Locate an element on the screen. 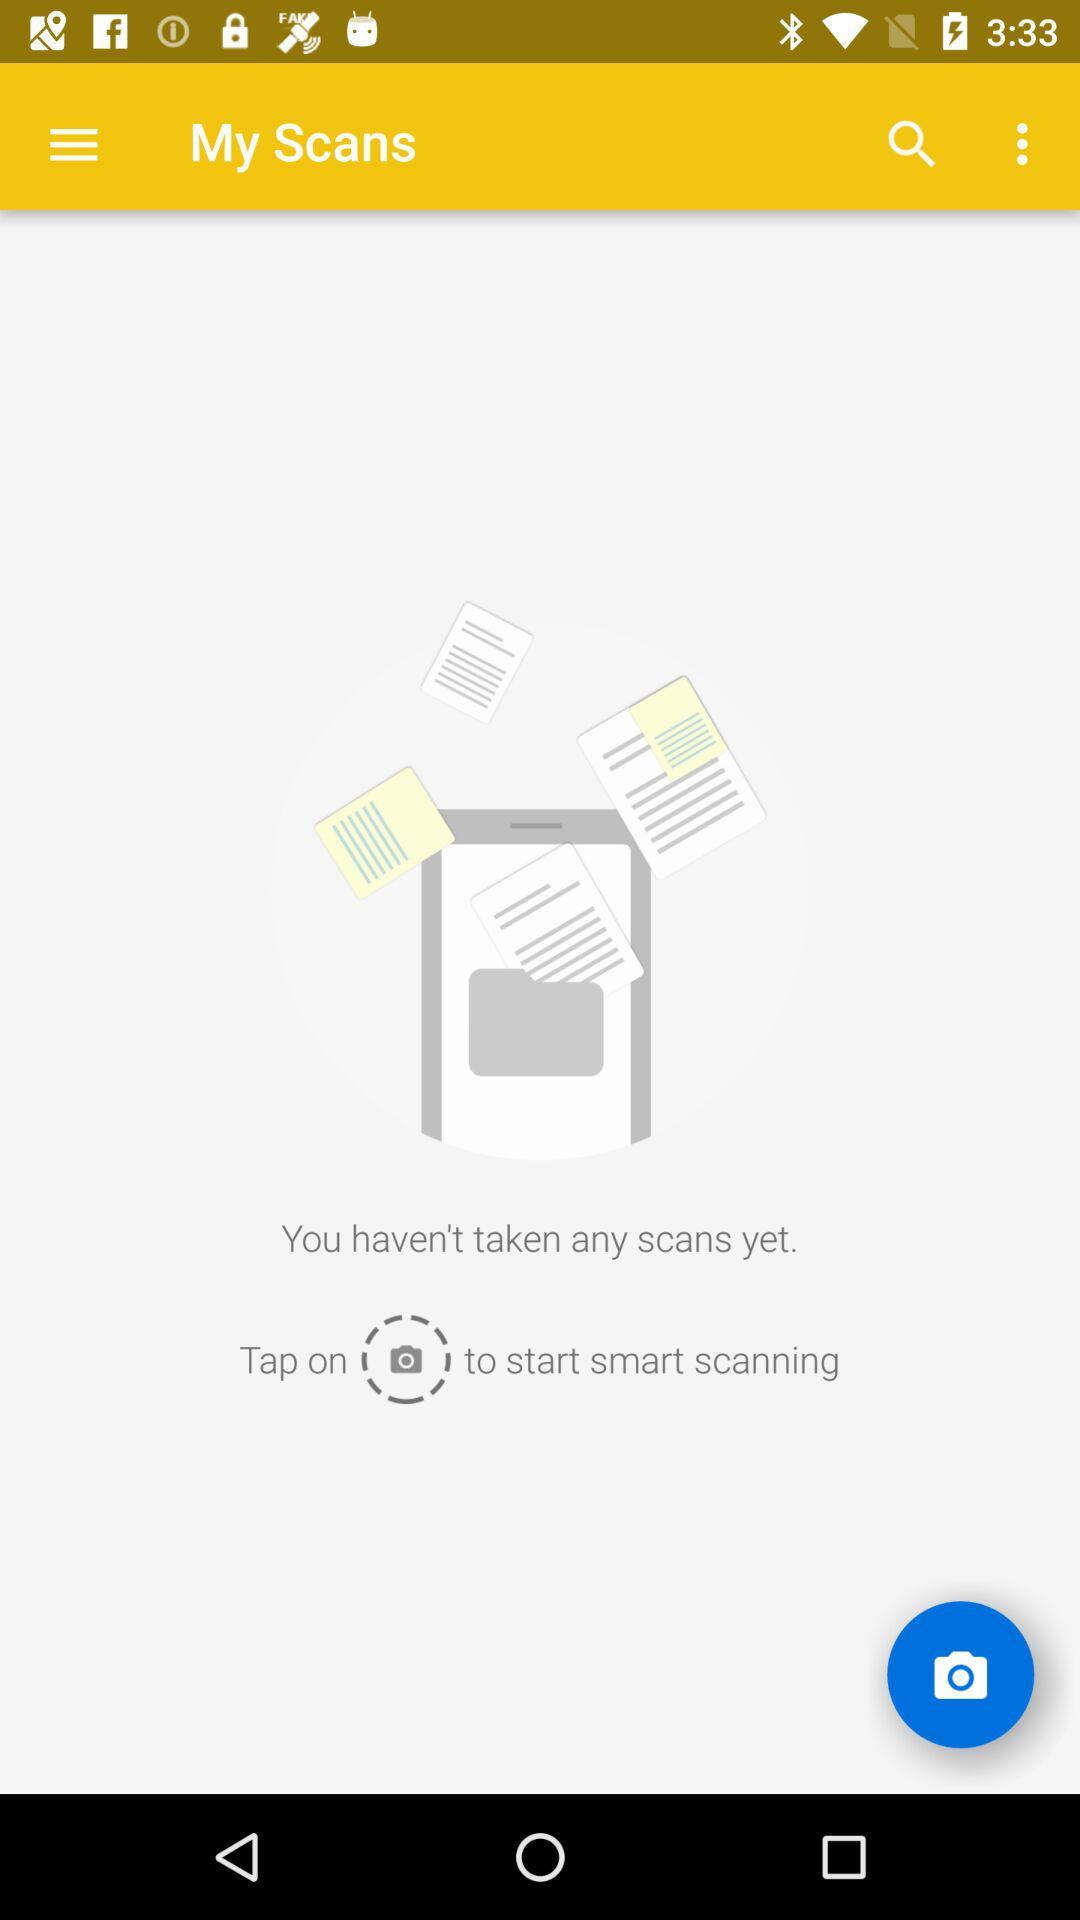  more button at top right is located at coordinates (1027, 143).